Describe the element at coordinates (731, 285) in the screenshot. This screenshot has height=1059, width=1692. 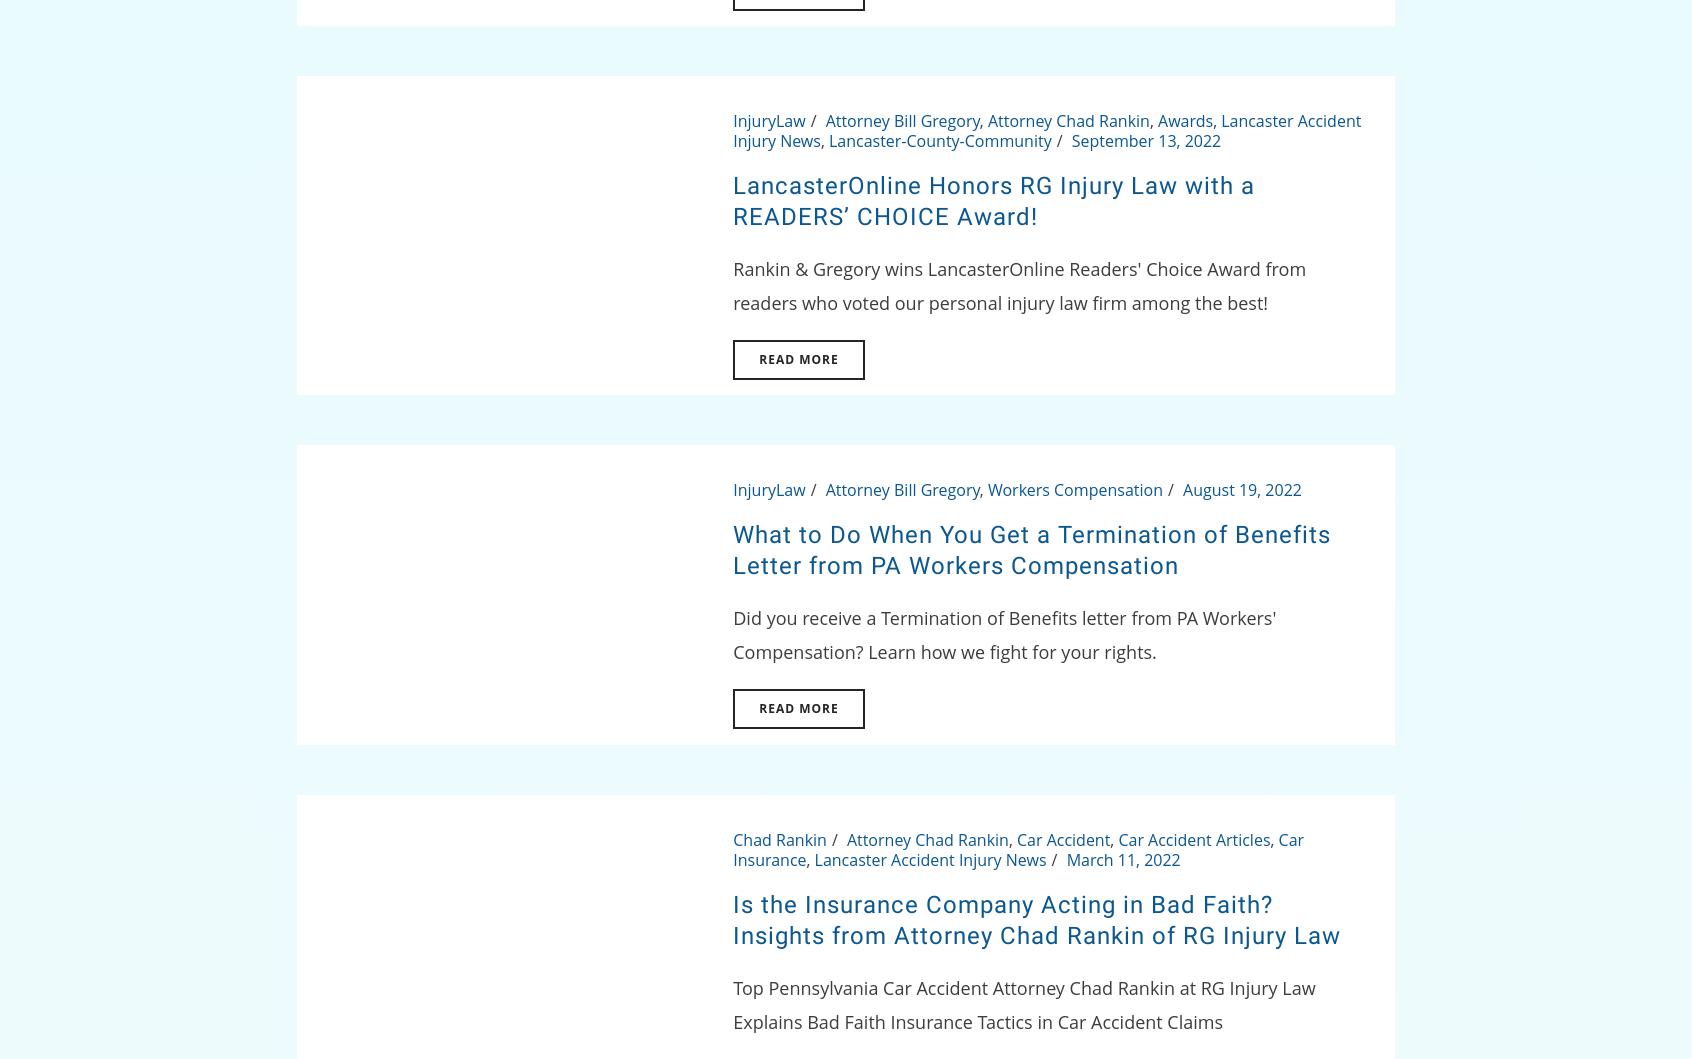
I see `'Rankin & Gregory wins LancasterOnline Readers' Choice Award from readers who voted our personal injury law firm among the best!'` at that location.